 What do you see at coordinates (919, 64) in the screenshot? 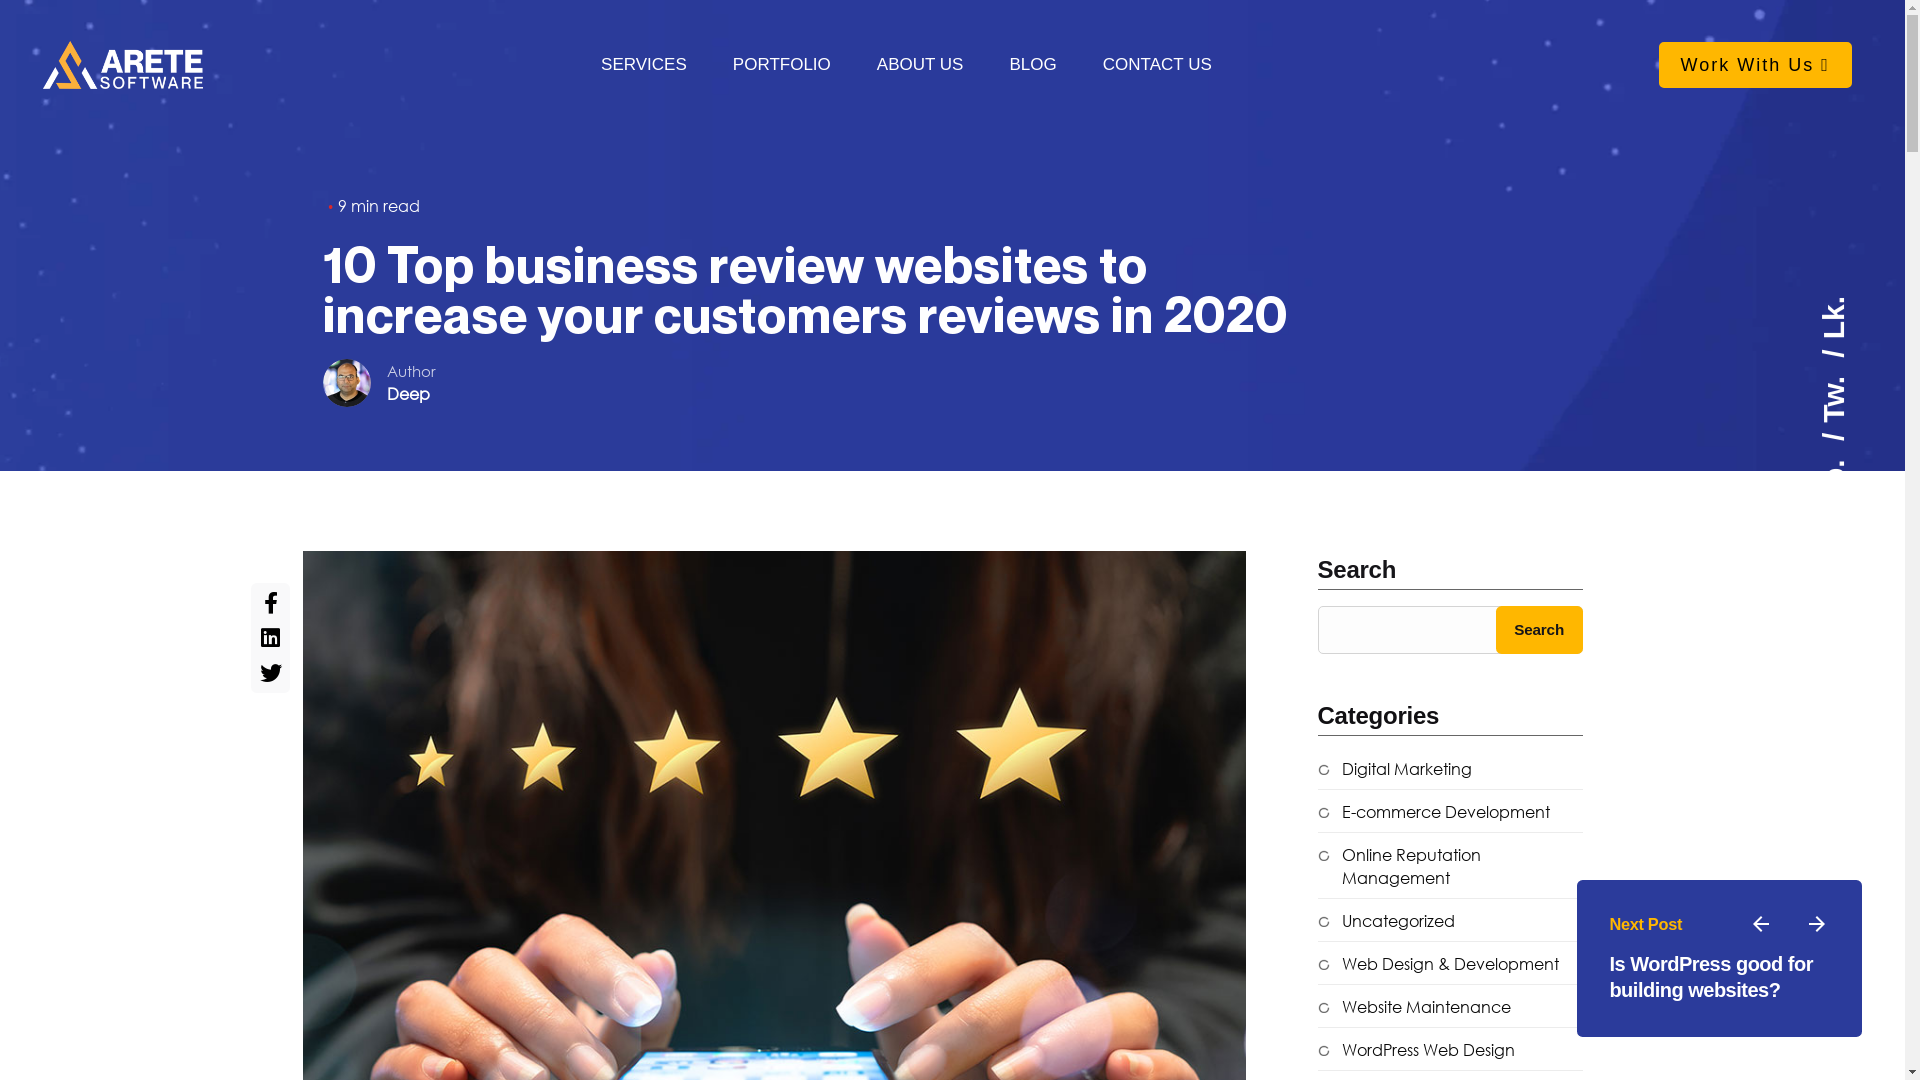
I see `'ABOUT US'` at bounding box center [919, 64].